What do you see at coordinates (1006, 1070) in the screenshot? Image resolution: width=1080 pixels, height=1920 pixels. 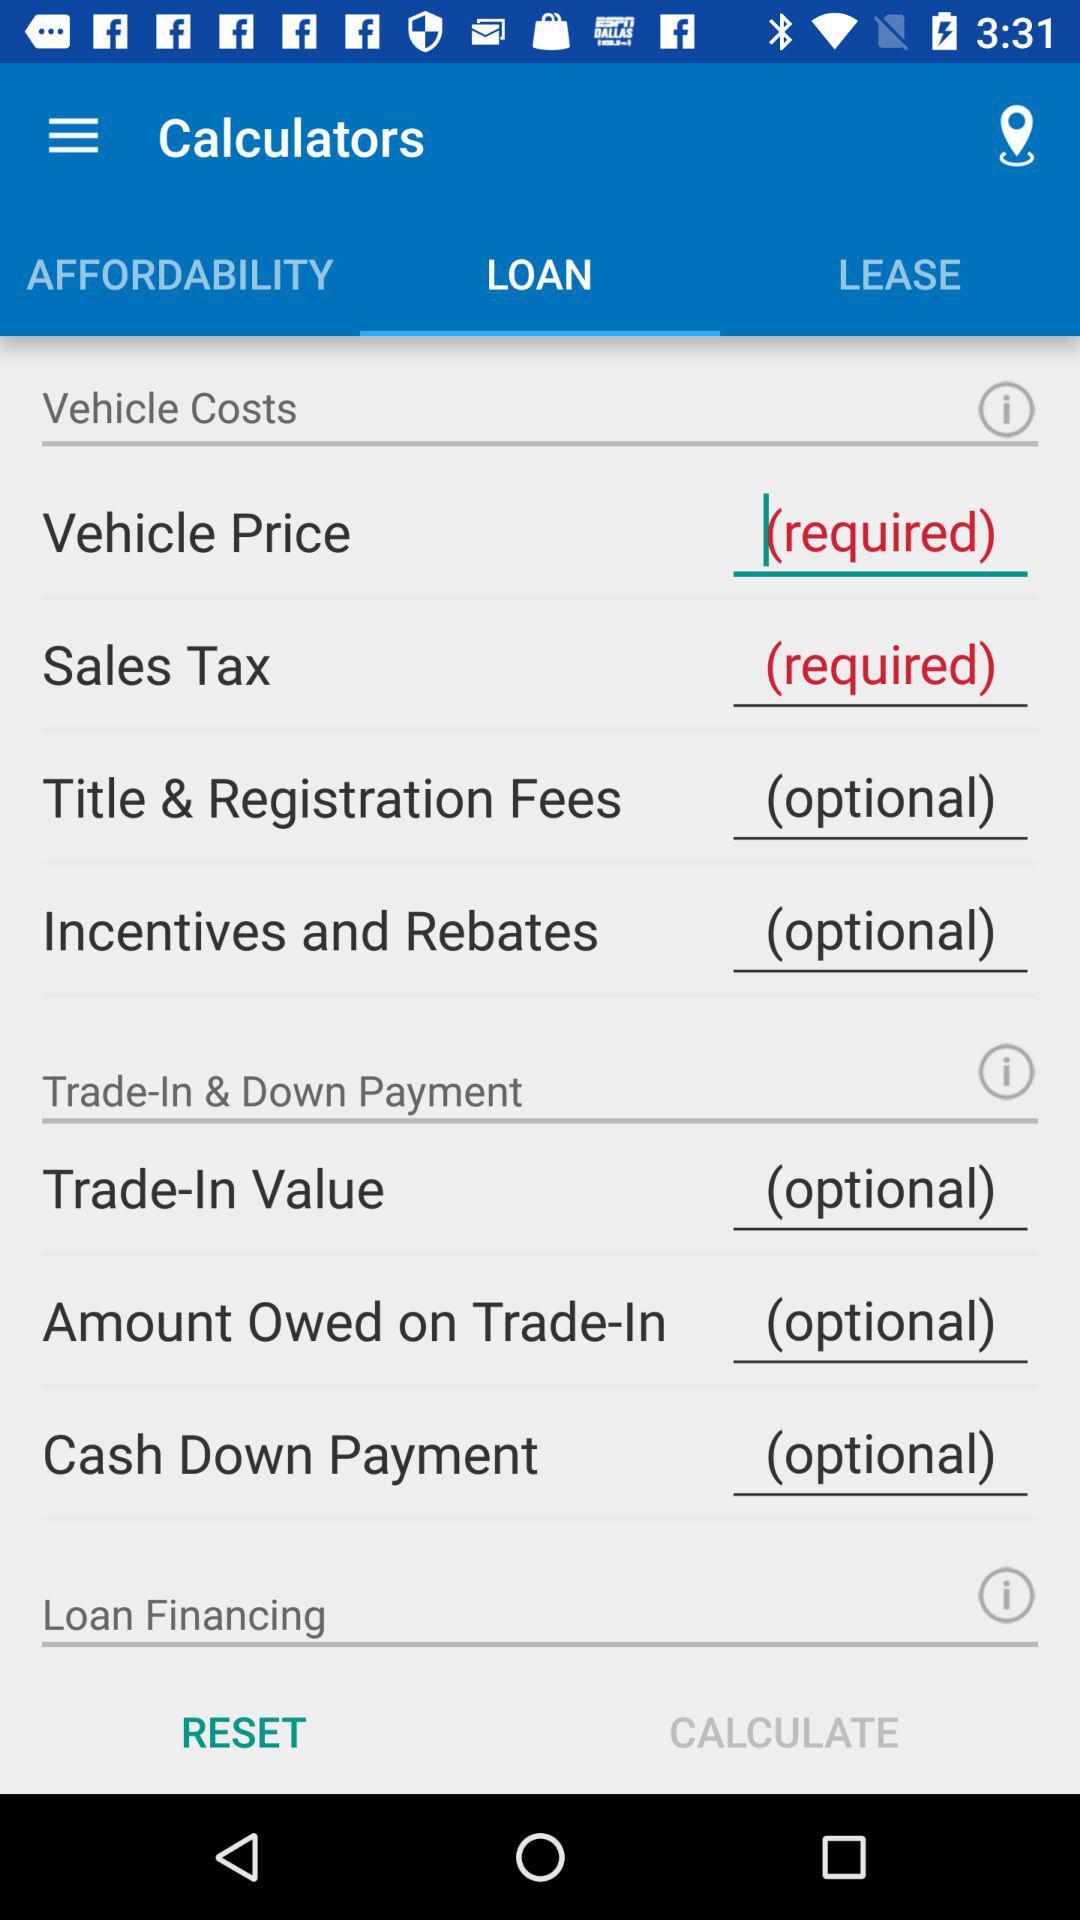 I see `more information about trade-in down payment` at bounding box center [1006, 1070].